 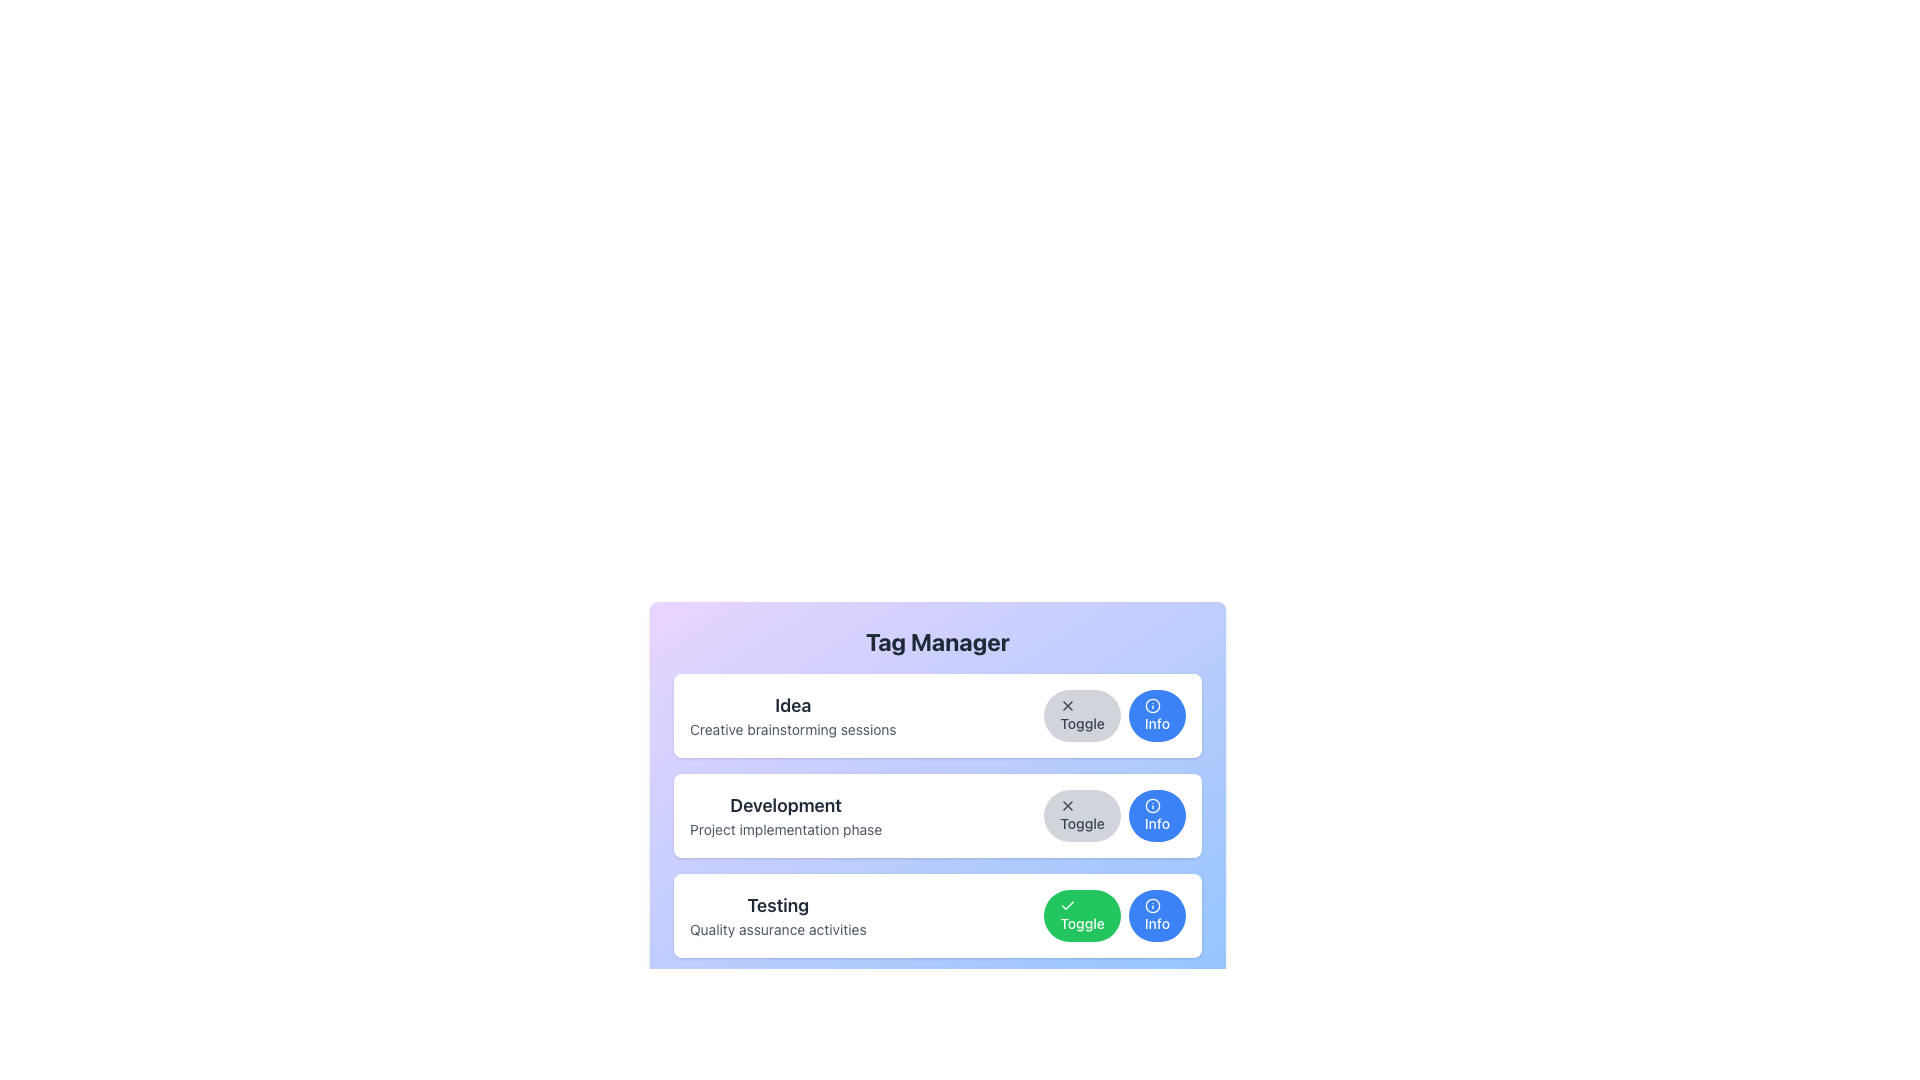 What do you see at coordinates (777, 915) in the screenshot?
I see `text from the text-based UI element that serves as a heading ('Testing') with a supporting description ('Quality assurance activities') located in the lower portion of the main content area` at bounding box center [777, 915].